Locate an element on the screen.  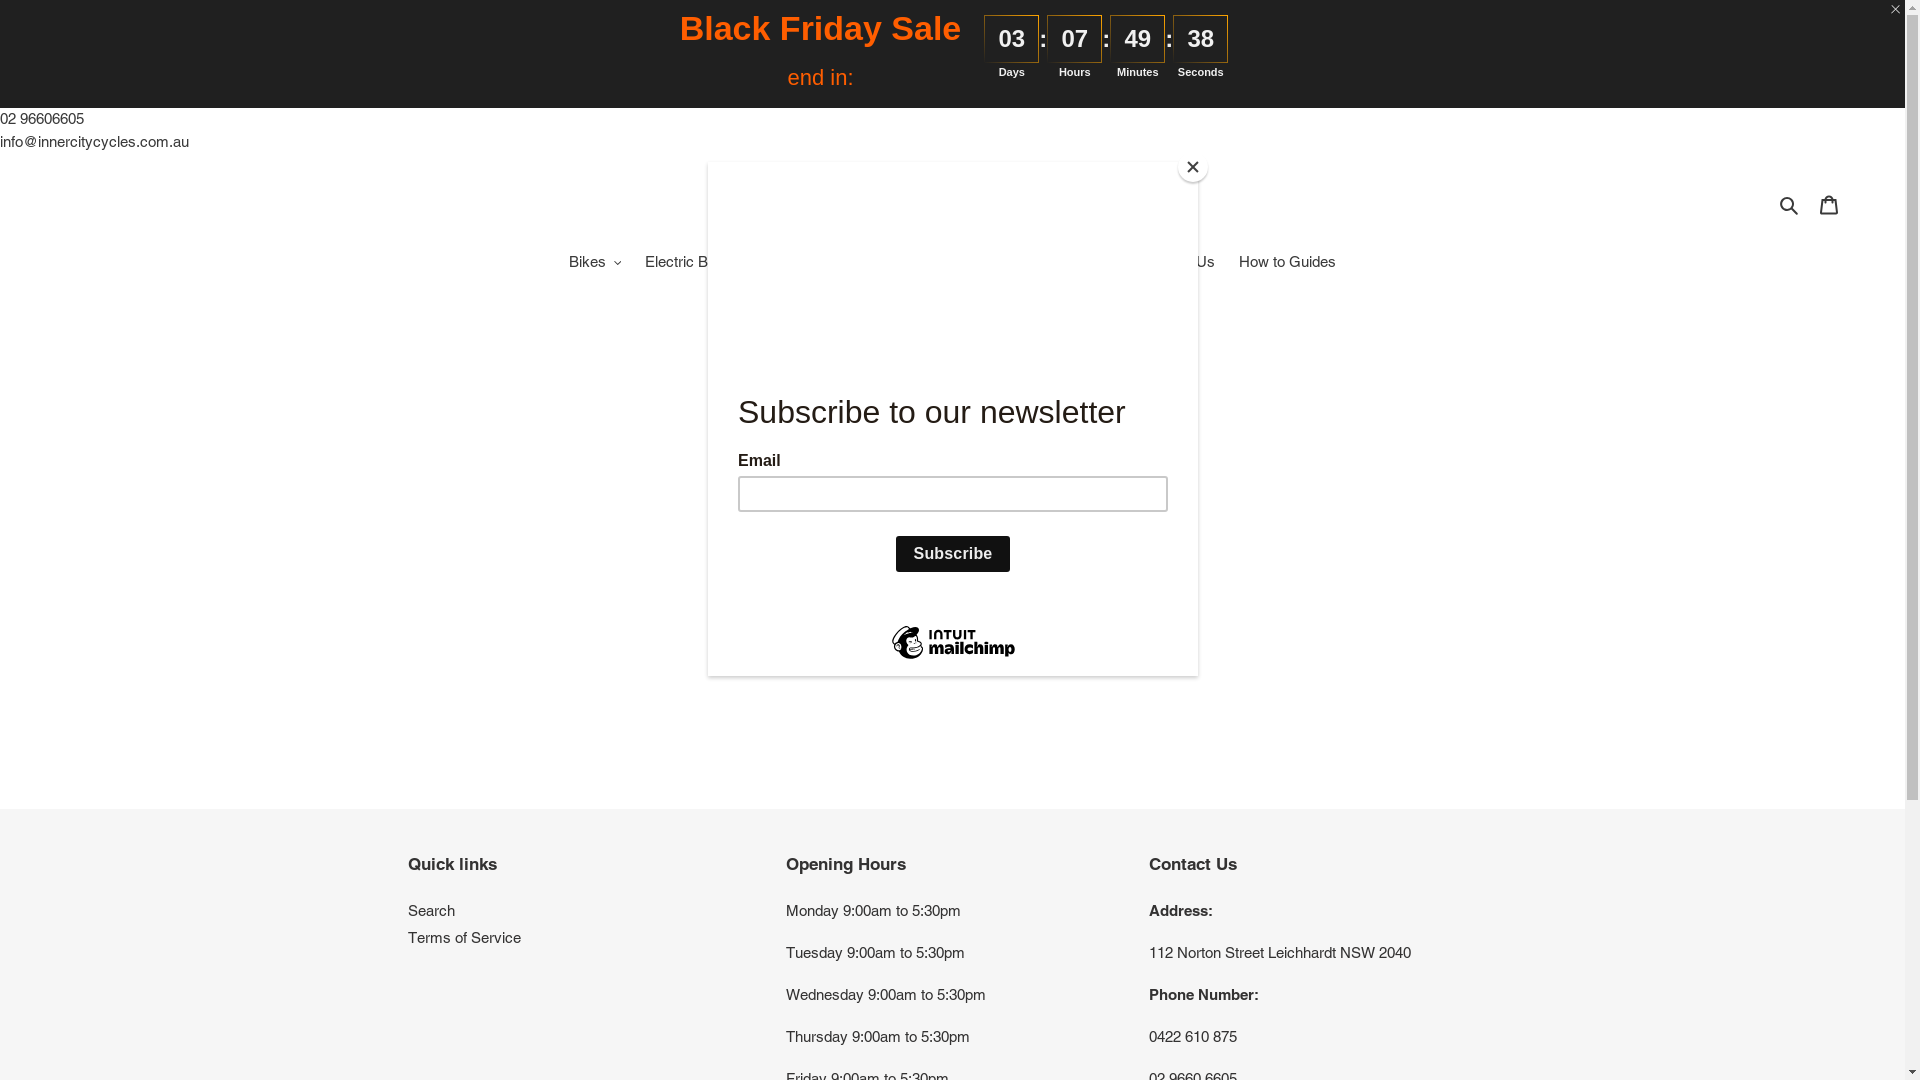
'Search' is located at coordinates (407, 910).